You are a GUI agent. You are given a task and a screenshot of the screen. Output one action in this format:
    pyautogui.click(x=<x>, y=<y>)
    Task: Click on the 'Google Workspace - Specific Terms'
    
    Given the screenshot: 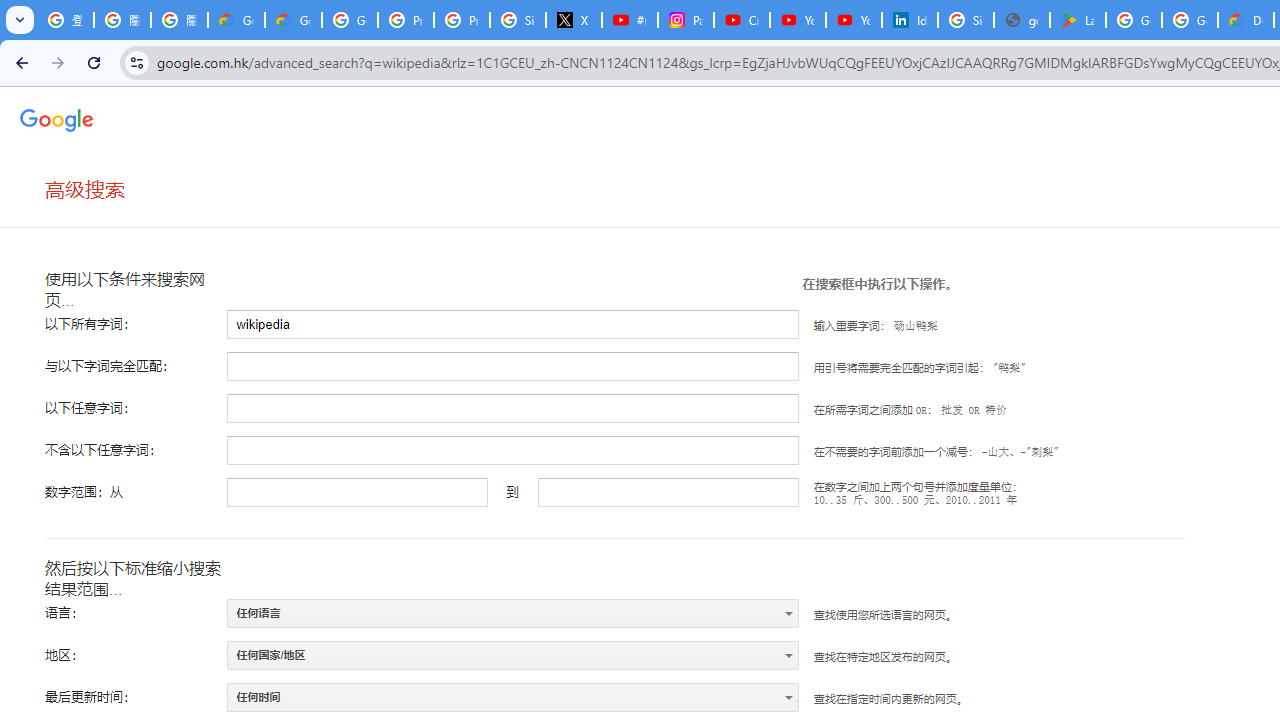 What is the action you would take?
    pyautogui.click(x=1190, y=20)
    